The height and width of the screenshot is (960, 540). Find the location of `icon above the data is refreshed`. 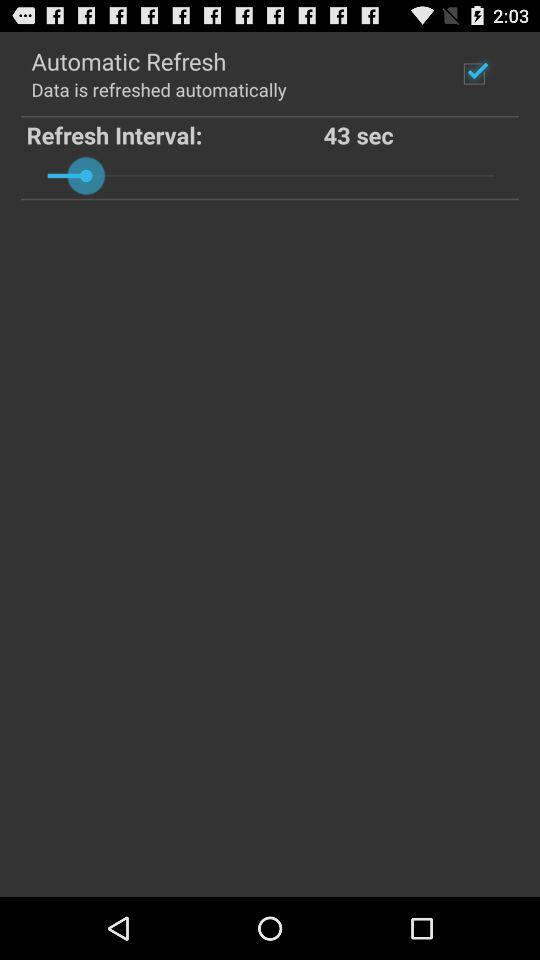

icon above the data is refreshed is located at coordinates (129, 59).